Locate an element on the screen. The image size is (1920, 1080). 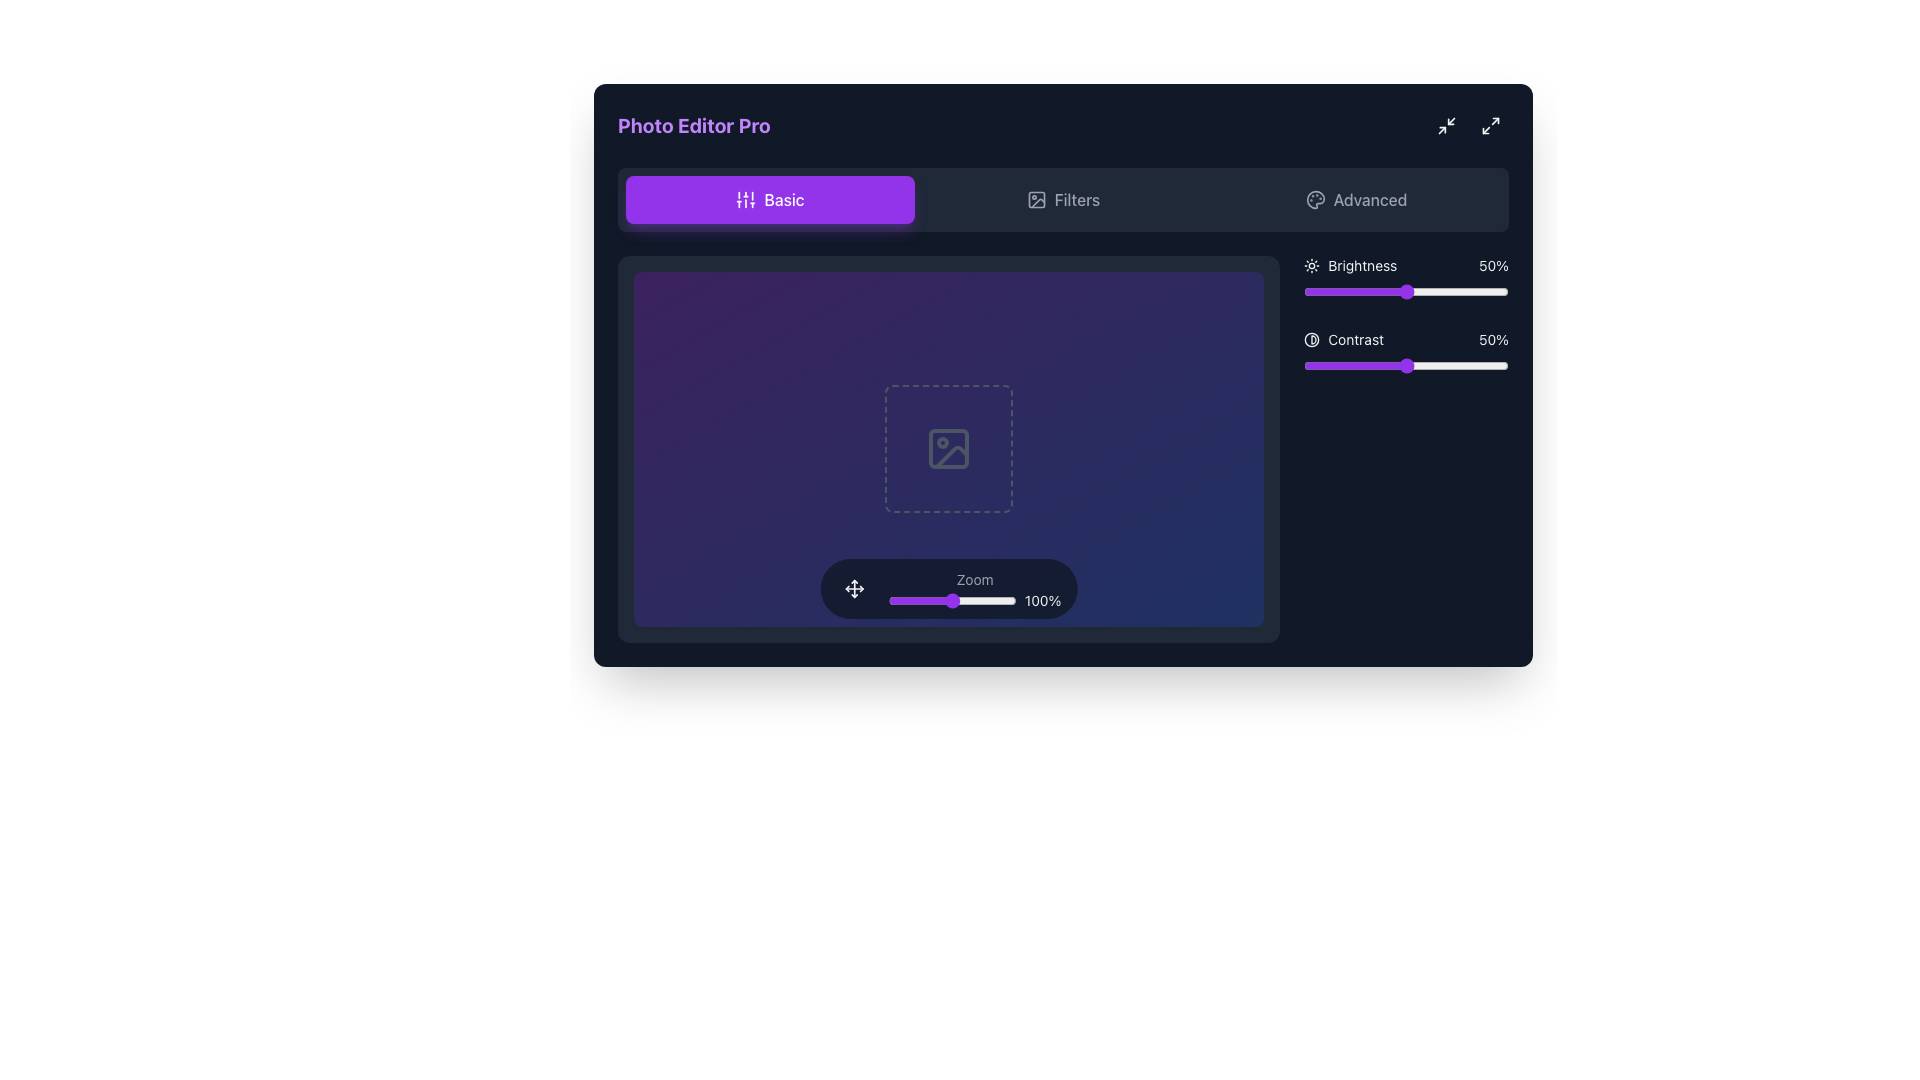
the zoom level is located at coordinates (978, 599).